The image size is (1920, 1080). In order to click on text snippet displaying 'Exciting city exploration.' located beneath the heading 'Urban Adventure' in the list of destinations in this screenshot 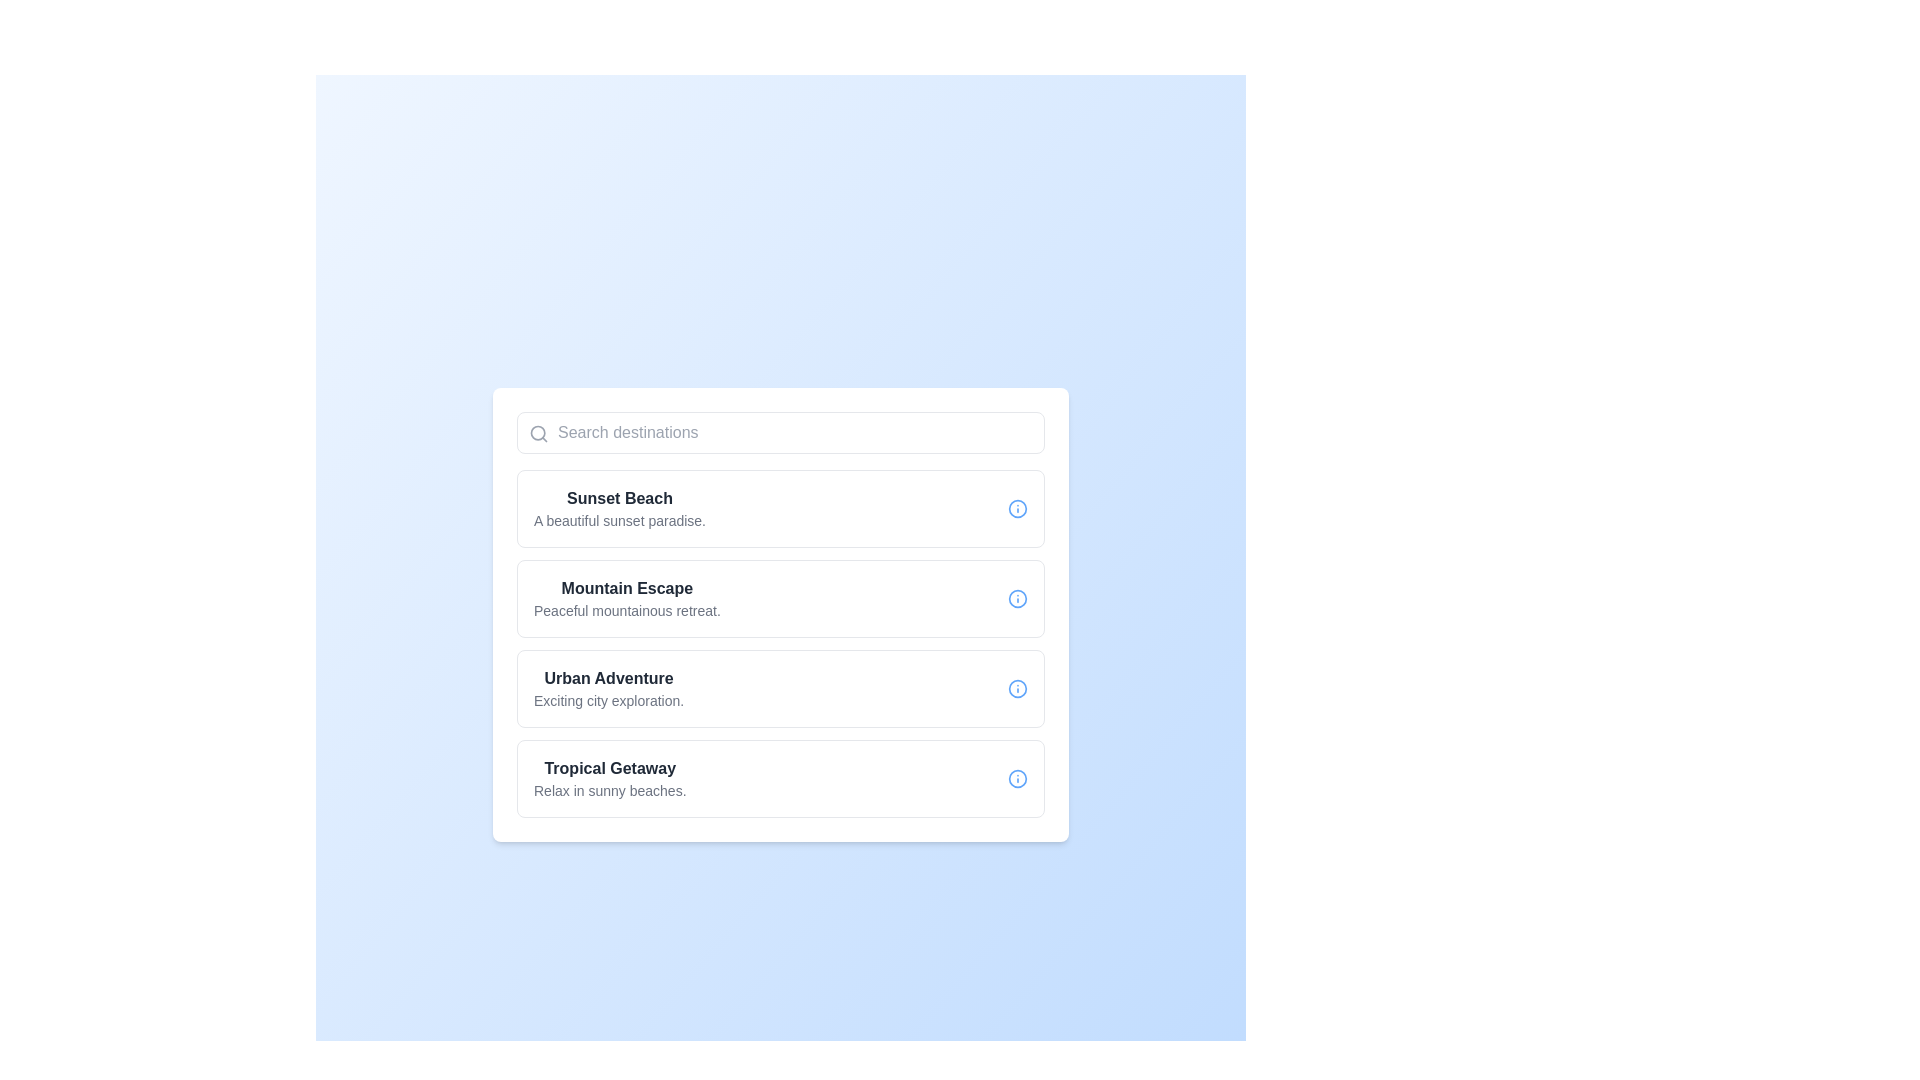, I will do `click(608, 700)`.